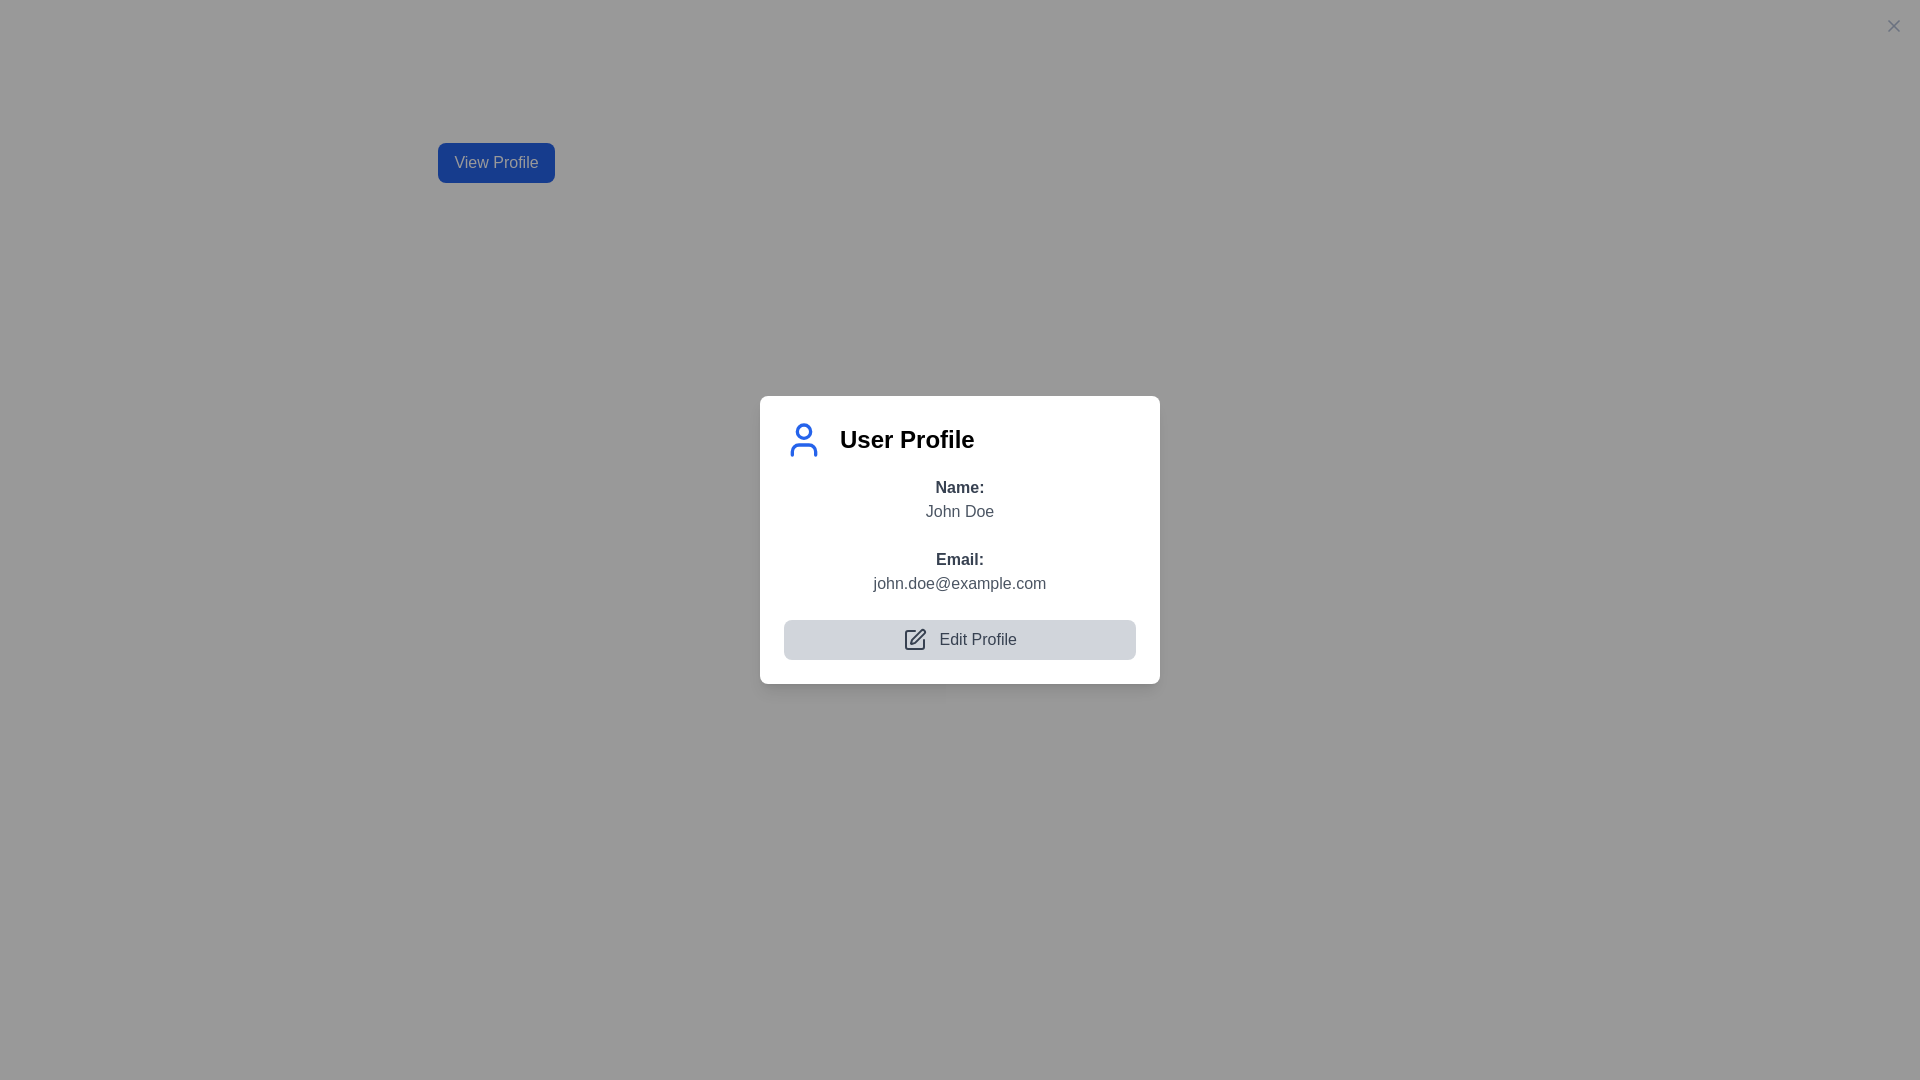 This screenshot has height=1080, width=1920. I want to click on the SVG circle that forms the head of the human figure in the 'lucide-user' SVG icon, which is located above the 'User Profile' text in the center of the profile card, so click(804, 430).